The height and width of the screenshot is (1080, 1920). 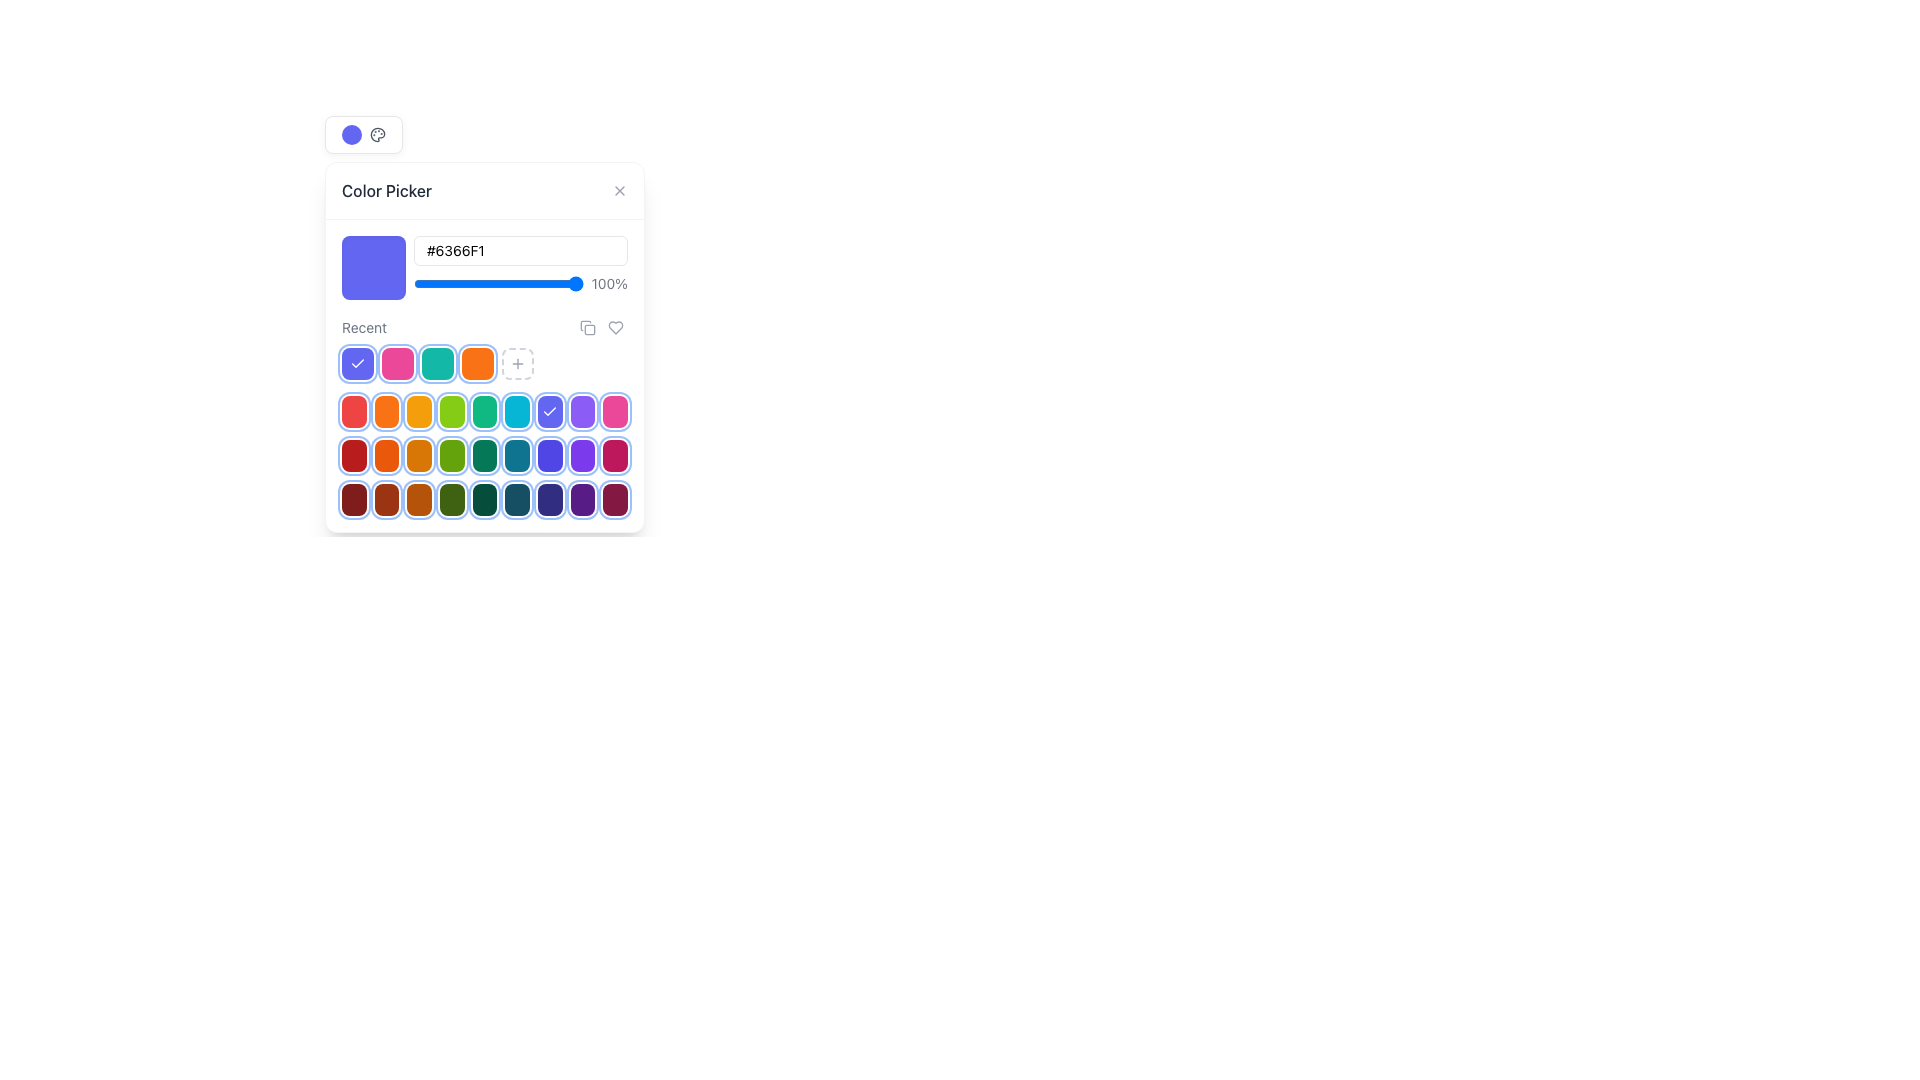 What do you see at coordinates (518, 363) in the screenshot?
I see `the add button located at the center of a circular area with a dashed border` at bounding box center [518, 363].